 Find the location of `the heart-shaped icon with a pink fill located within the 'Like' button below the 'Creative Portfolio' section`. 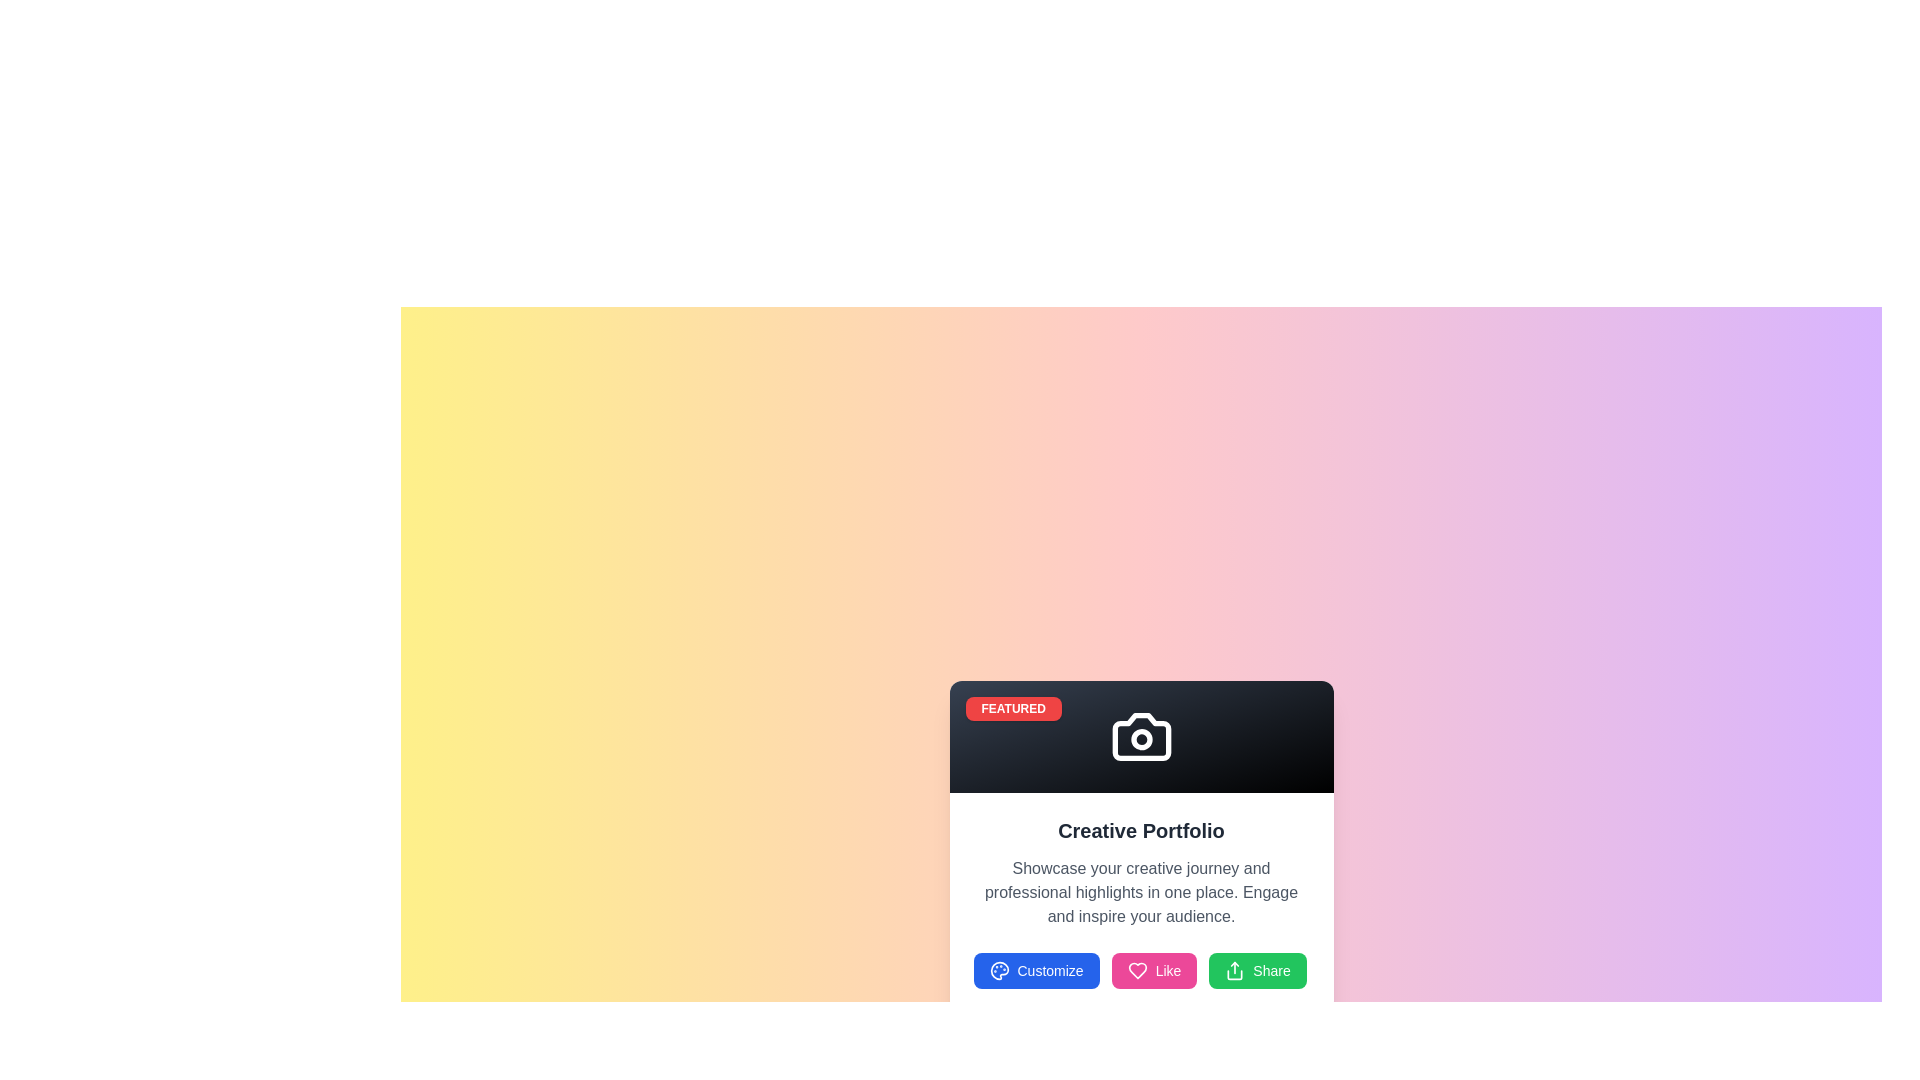

the heart-shaped icon with a pink fill located within the 'Like' button below the 'Creative Portfolio' section is located at coordinates (1137, 970).